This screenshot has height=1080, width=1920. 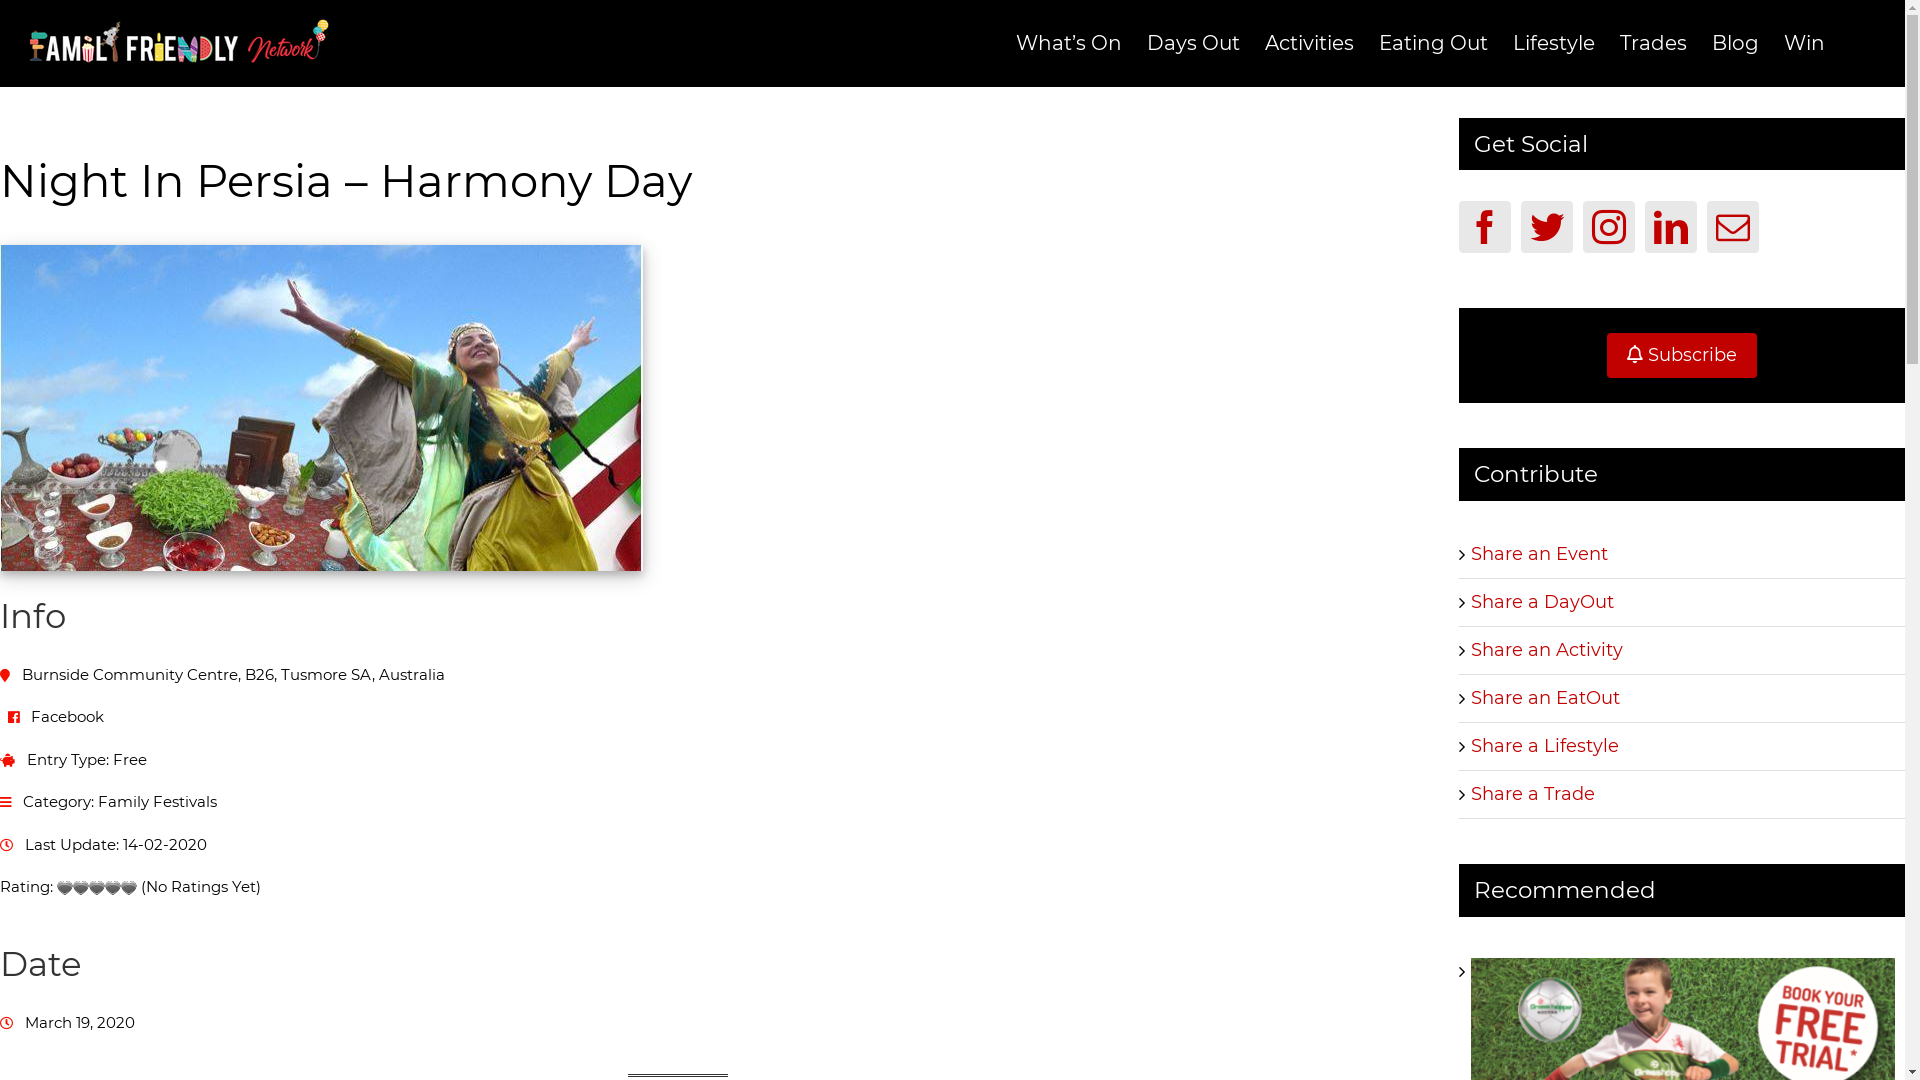 I want to click on 'Subscribe', so click(x=1680, y=353).